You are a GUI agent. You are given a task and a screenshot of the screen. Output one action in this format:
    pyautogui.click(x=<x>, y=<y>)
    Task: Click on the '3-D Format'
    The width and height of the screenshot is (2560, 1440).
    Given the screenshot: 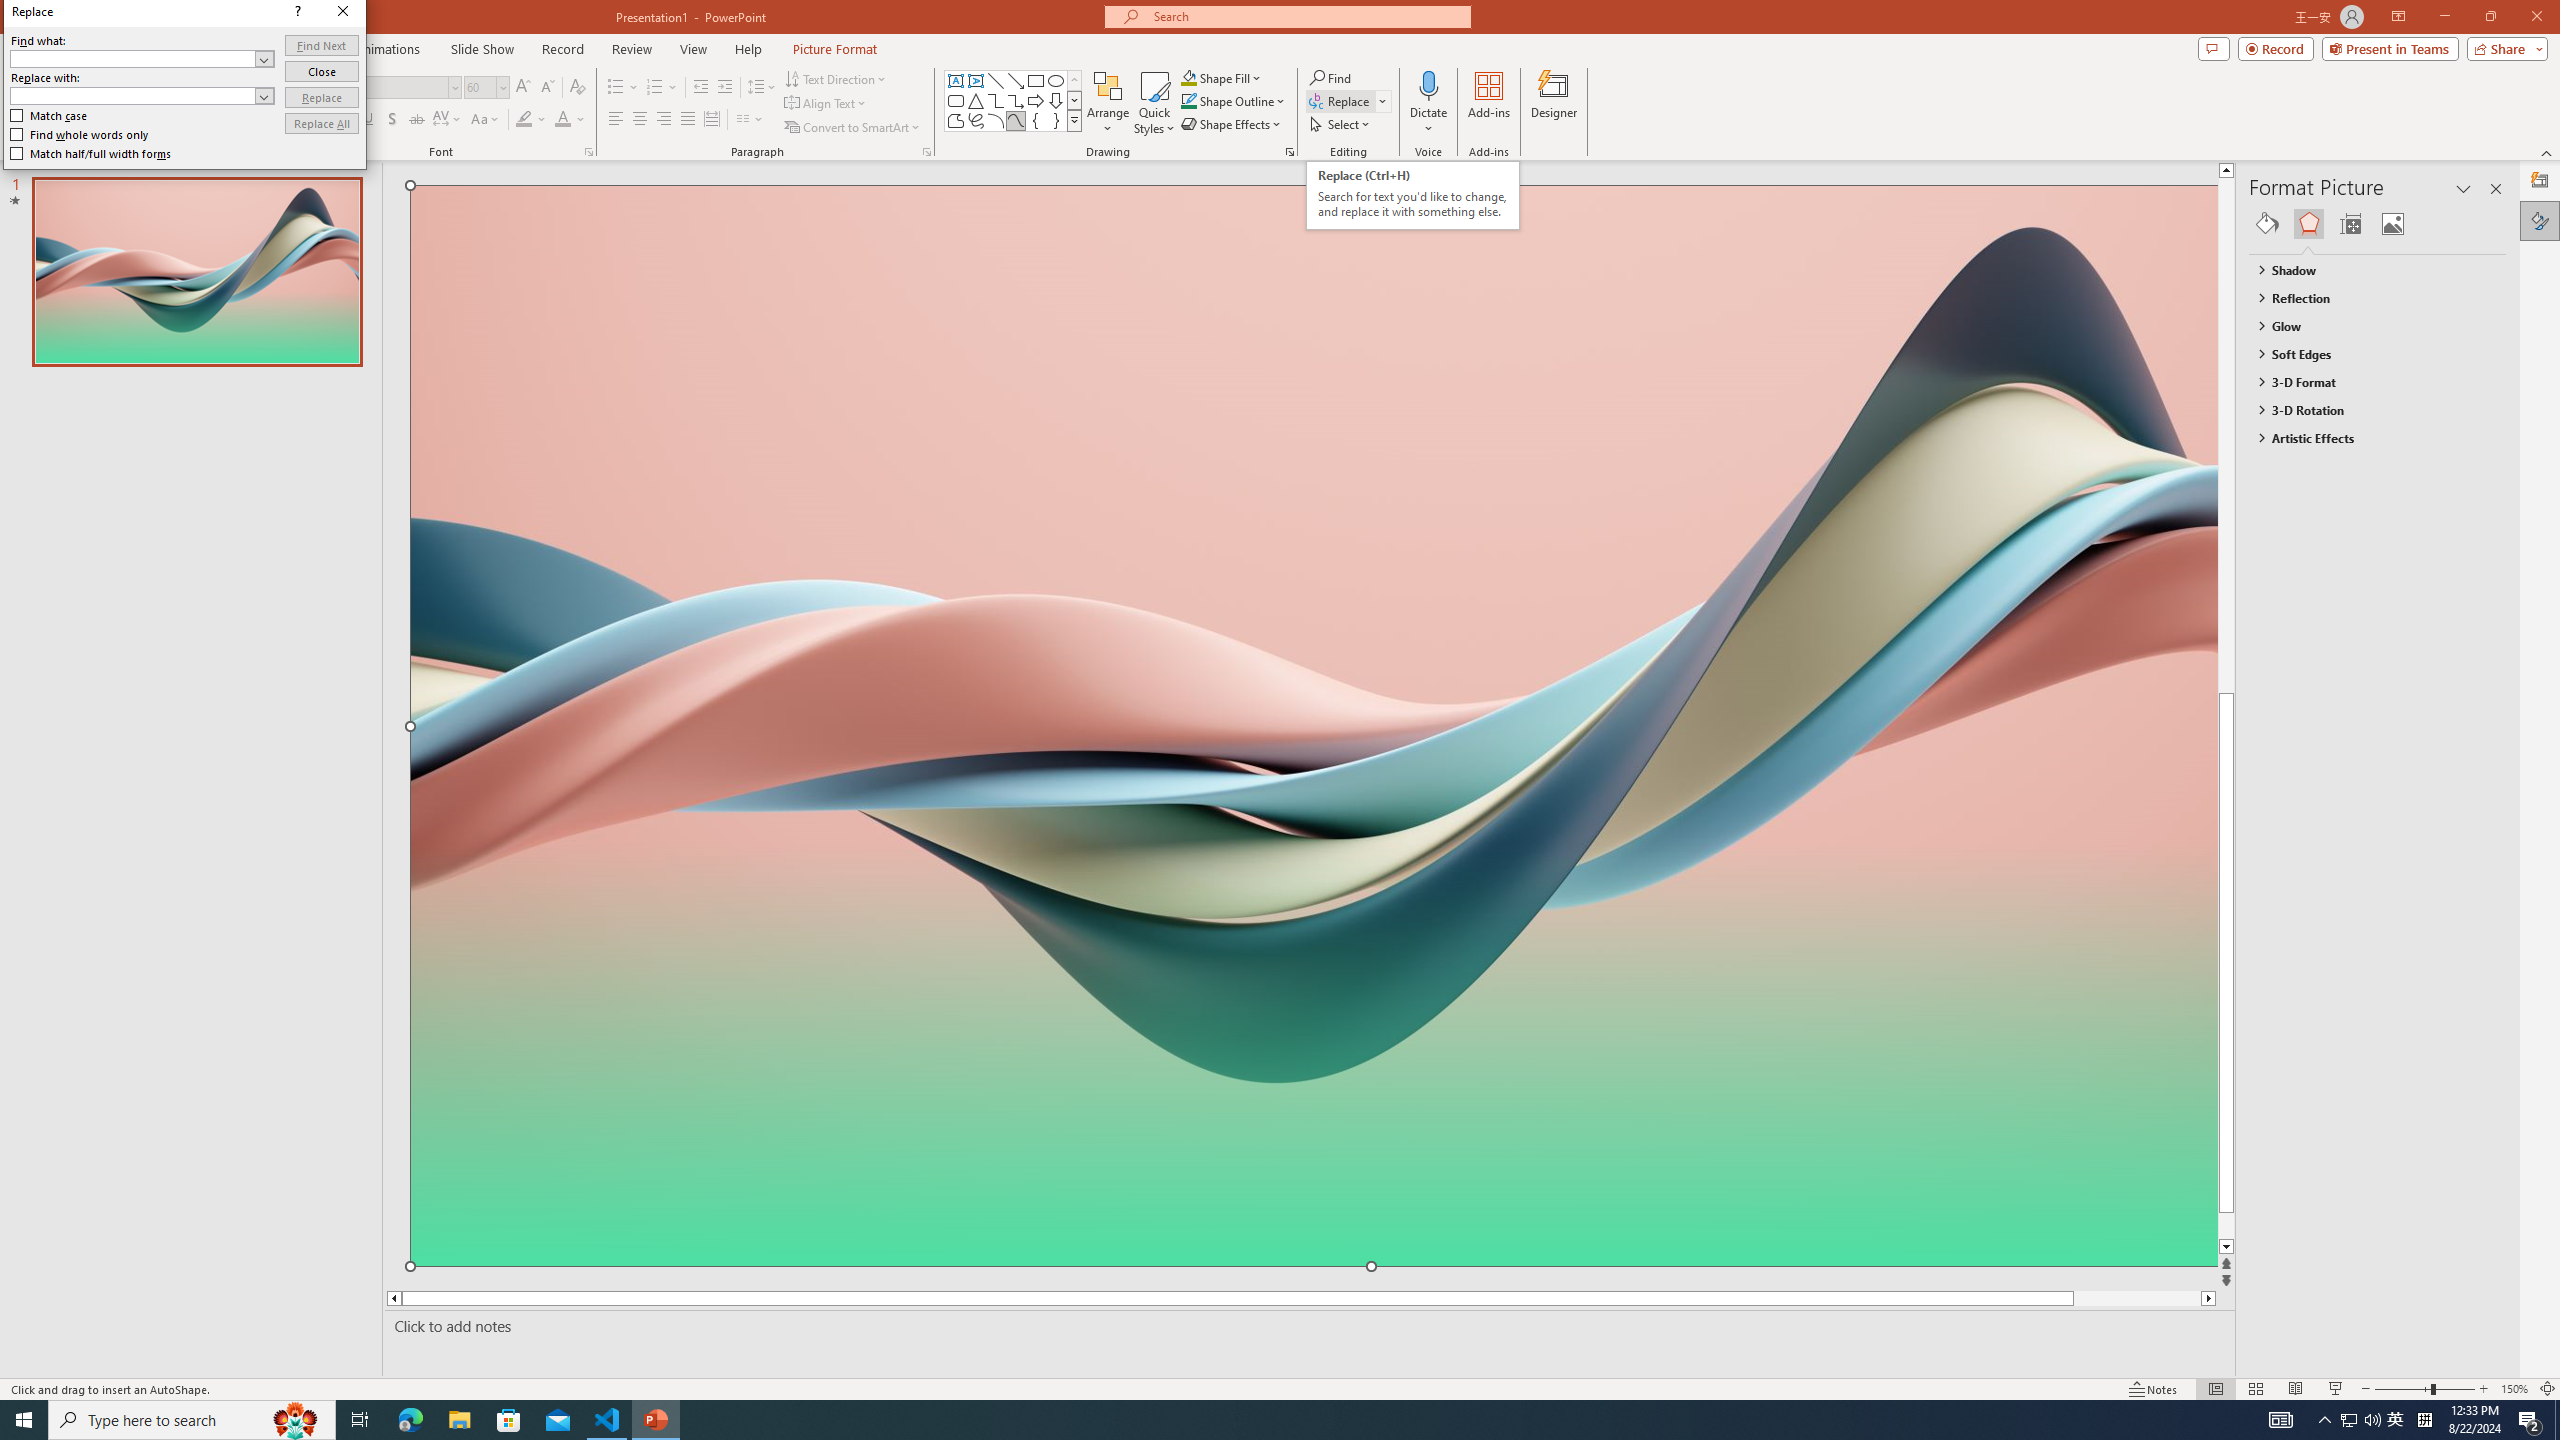 What is the action you would take?
    pyautogui.click(x=2368, y=382)
    